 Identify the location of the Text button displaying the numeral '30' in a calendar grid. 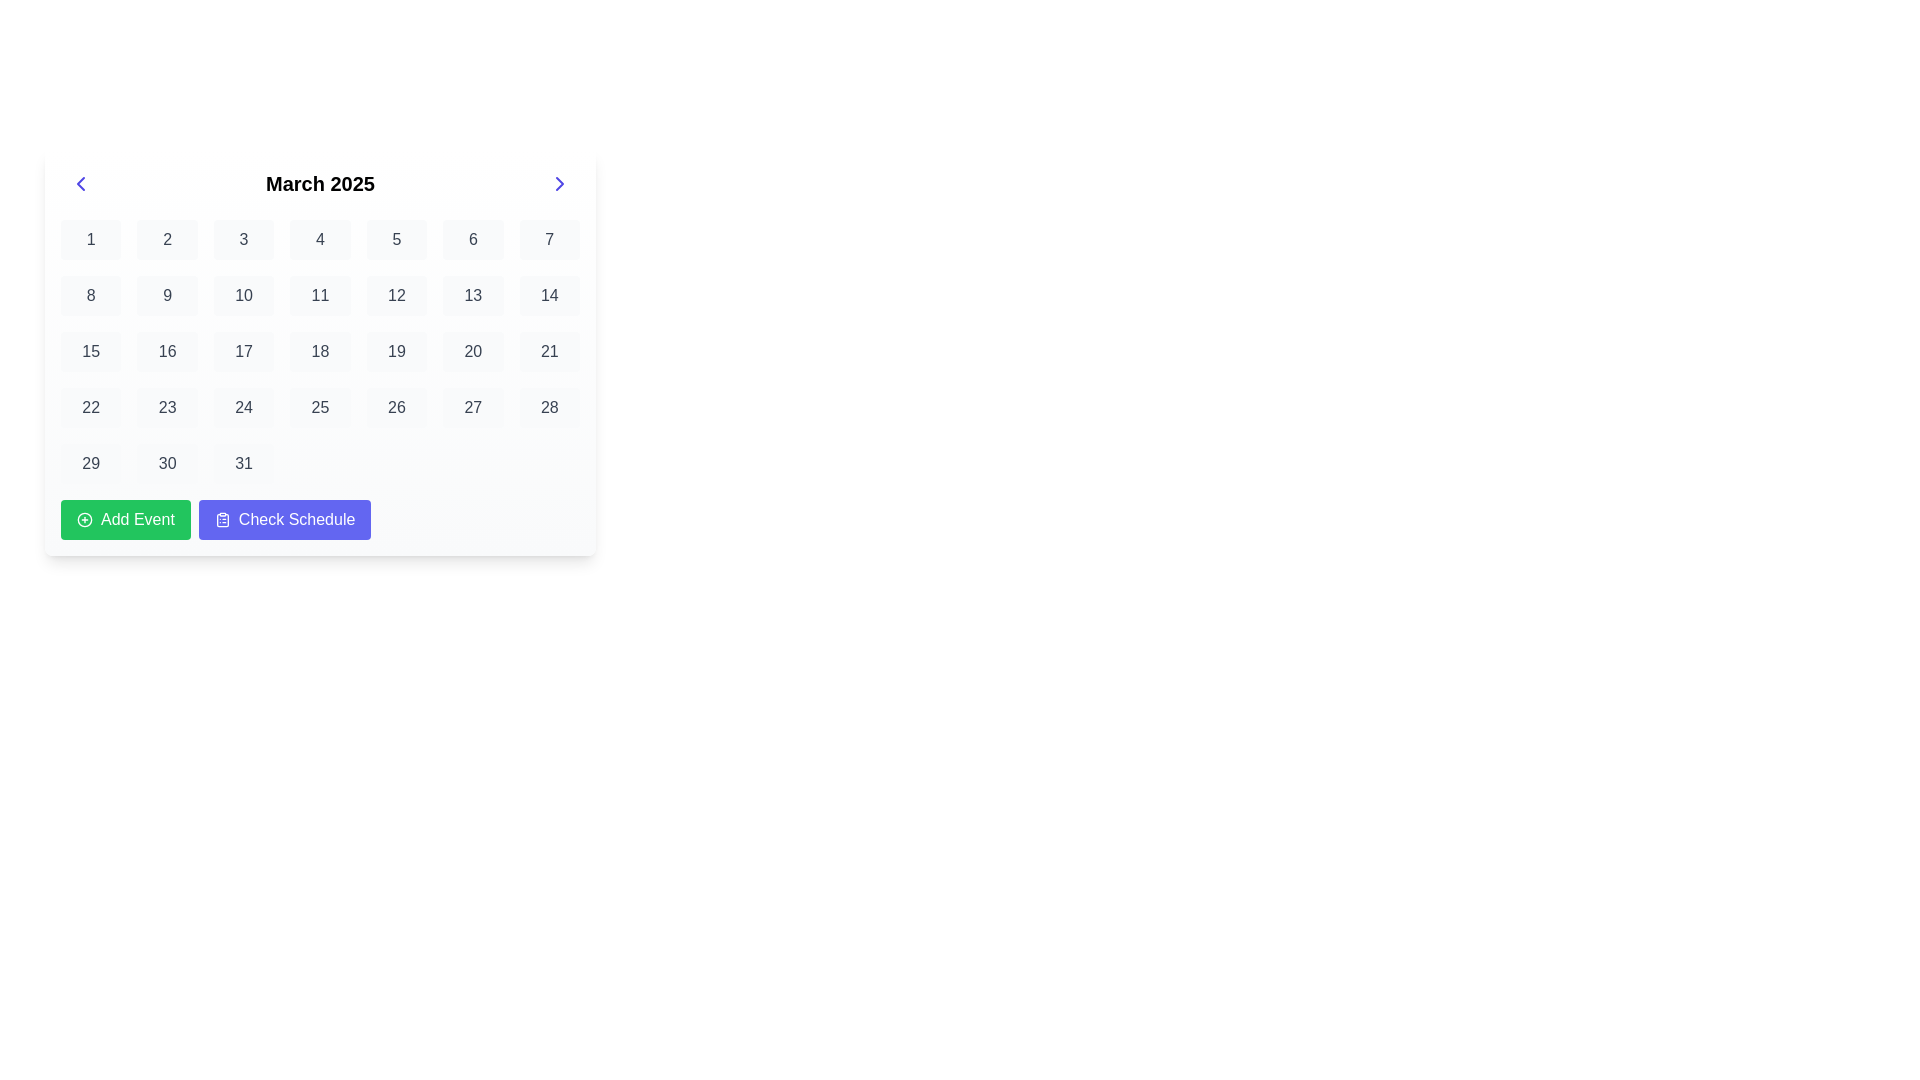
(167, 463).